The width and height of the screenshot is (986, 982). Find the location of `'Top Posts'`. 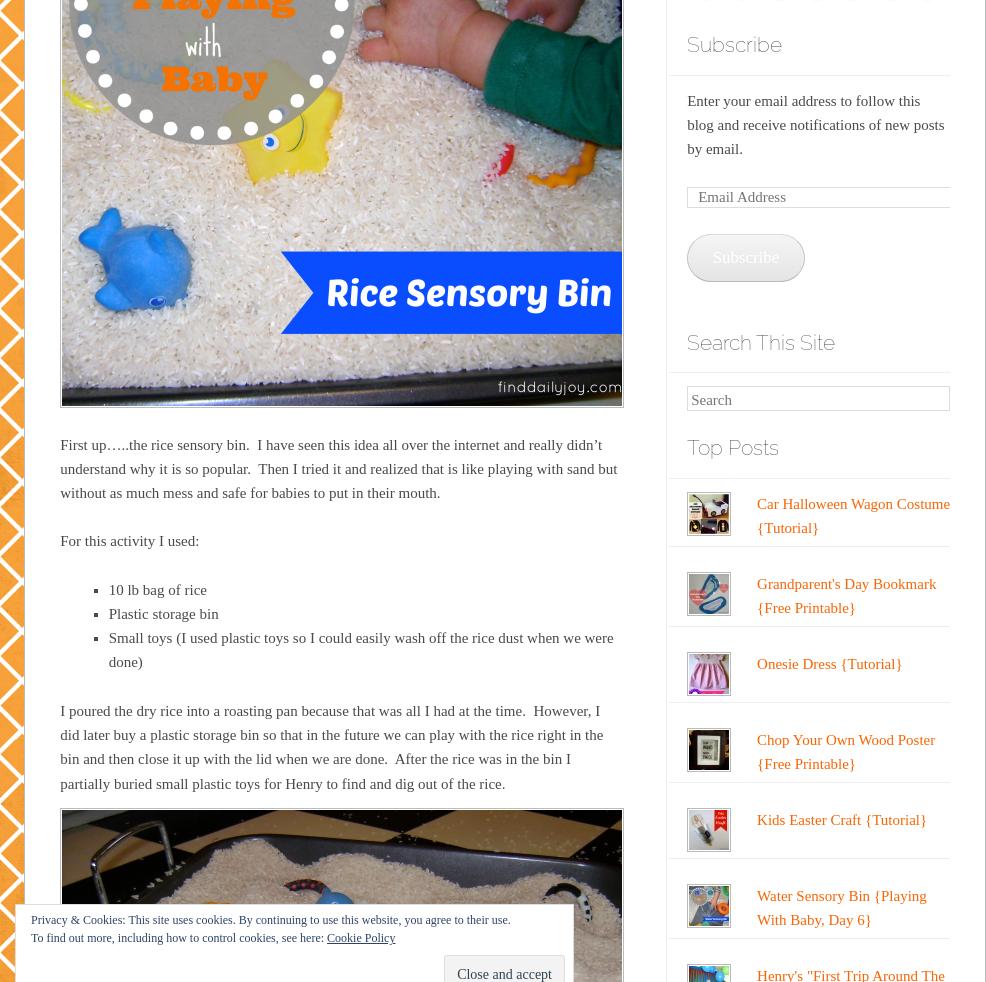

'Top Posts' is located at coordinates (731, 447).